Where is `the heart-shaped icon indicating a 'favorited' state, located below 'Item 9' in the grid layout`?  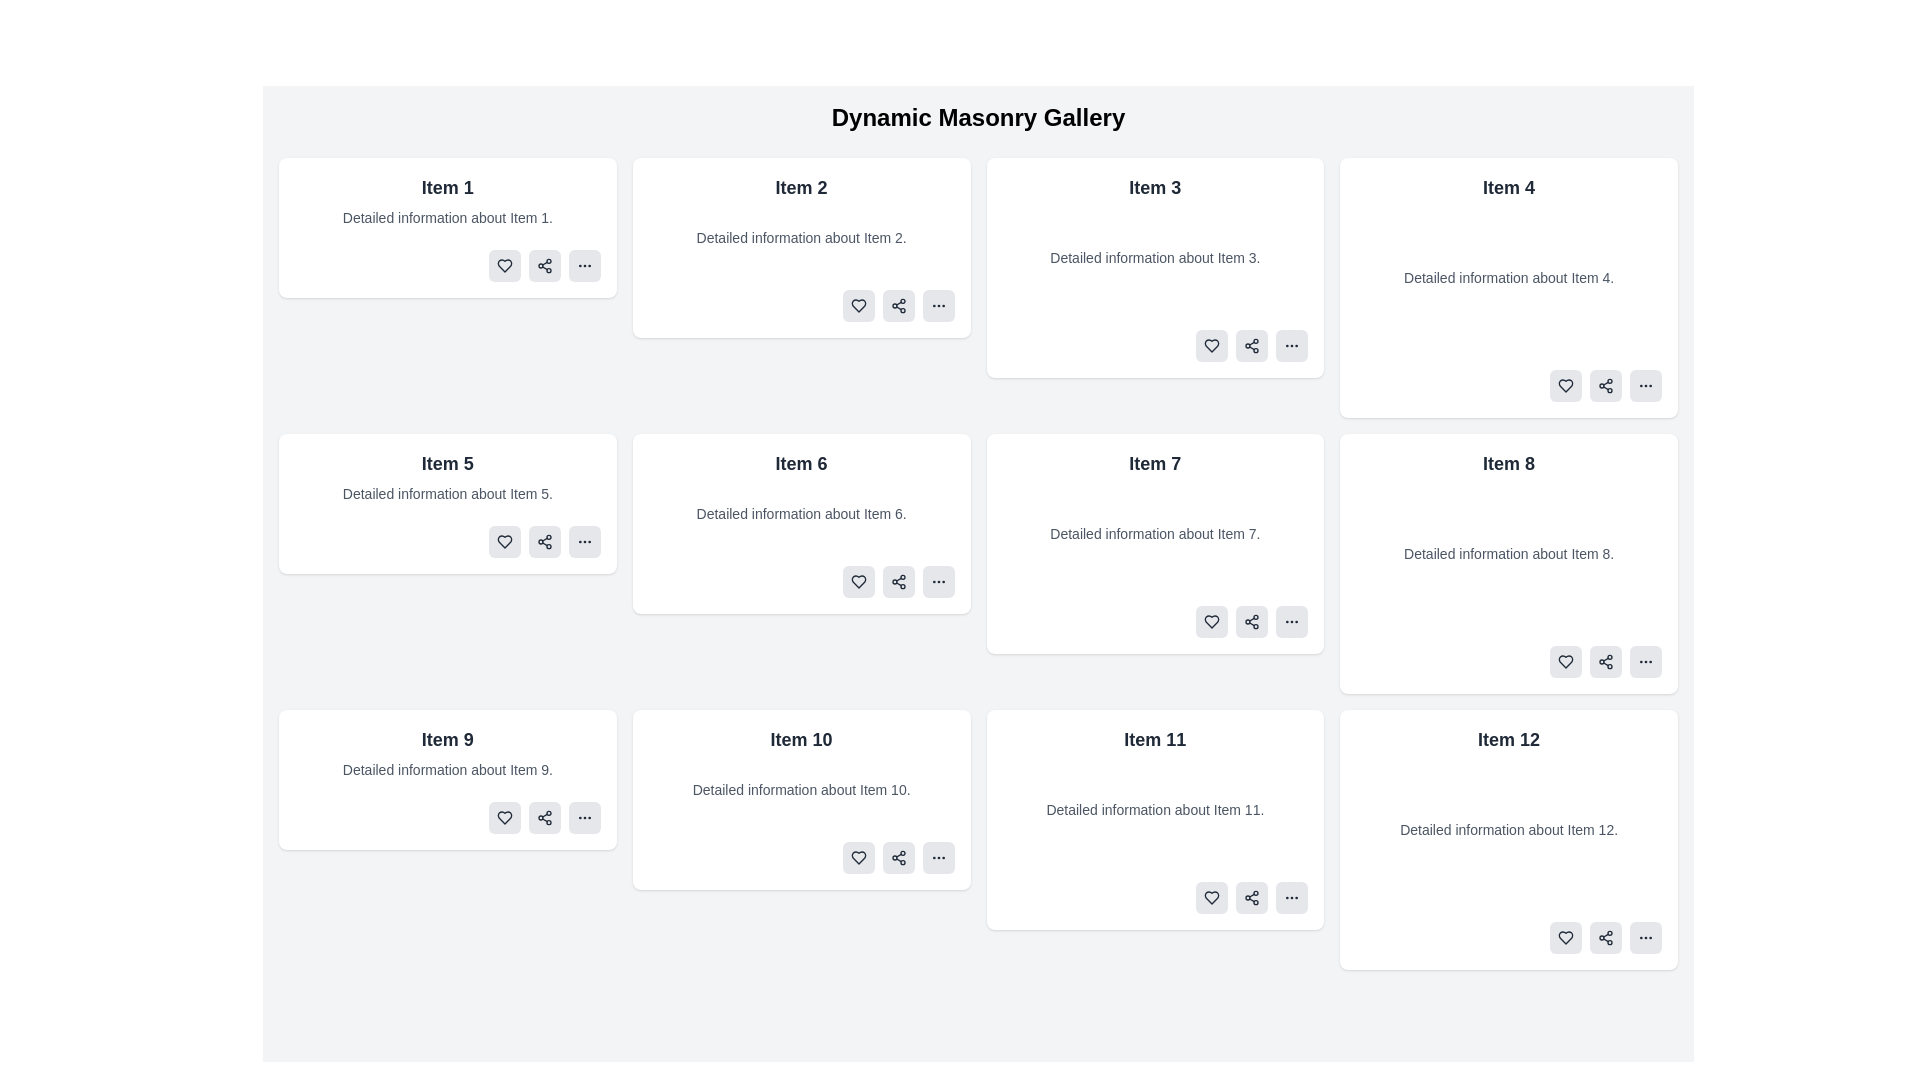
the heart-shaped icon indicating a 'favorited' state, located below 'Item 9' in the grid layout is located at coordinates (504, 817).